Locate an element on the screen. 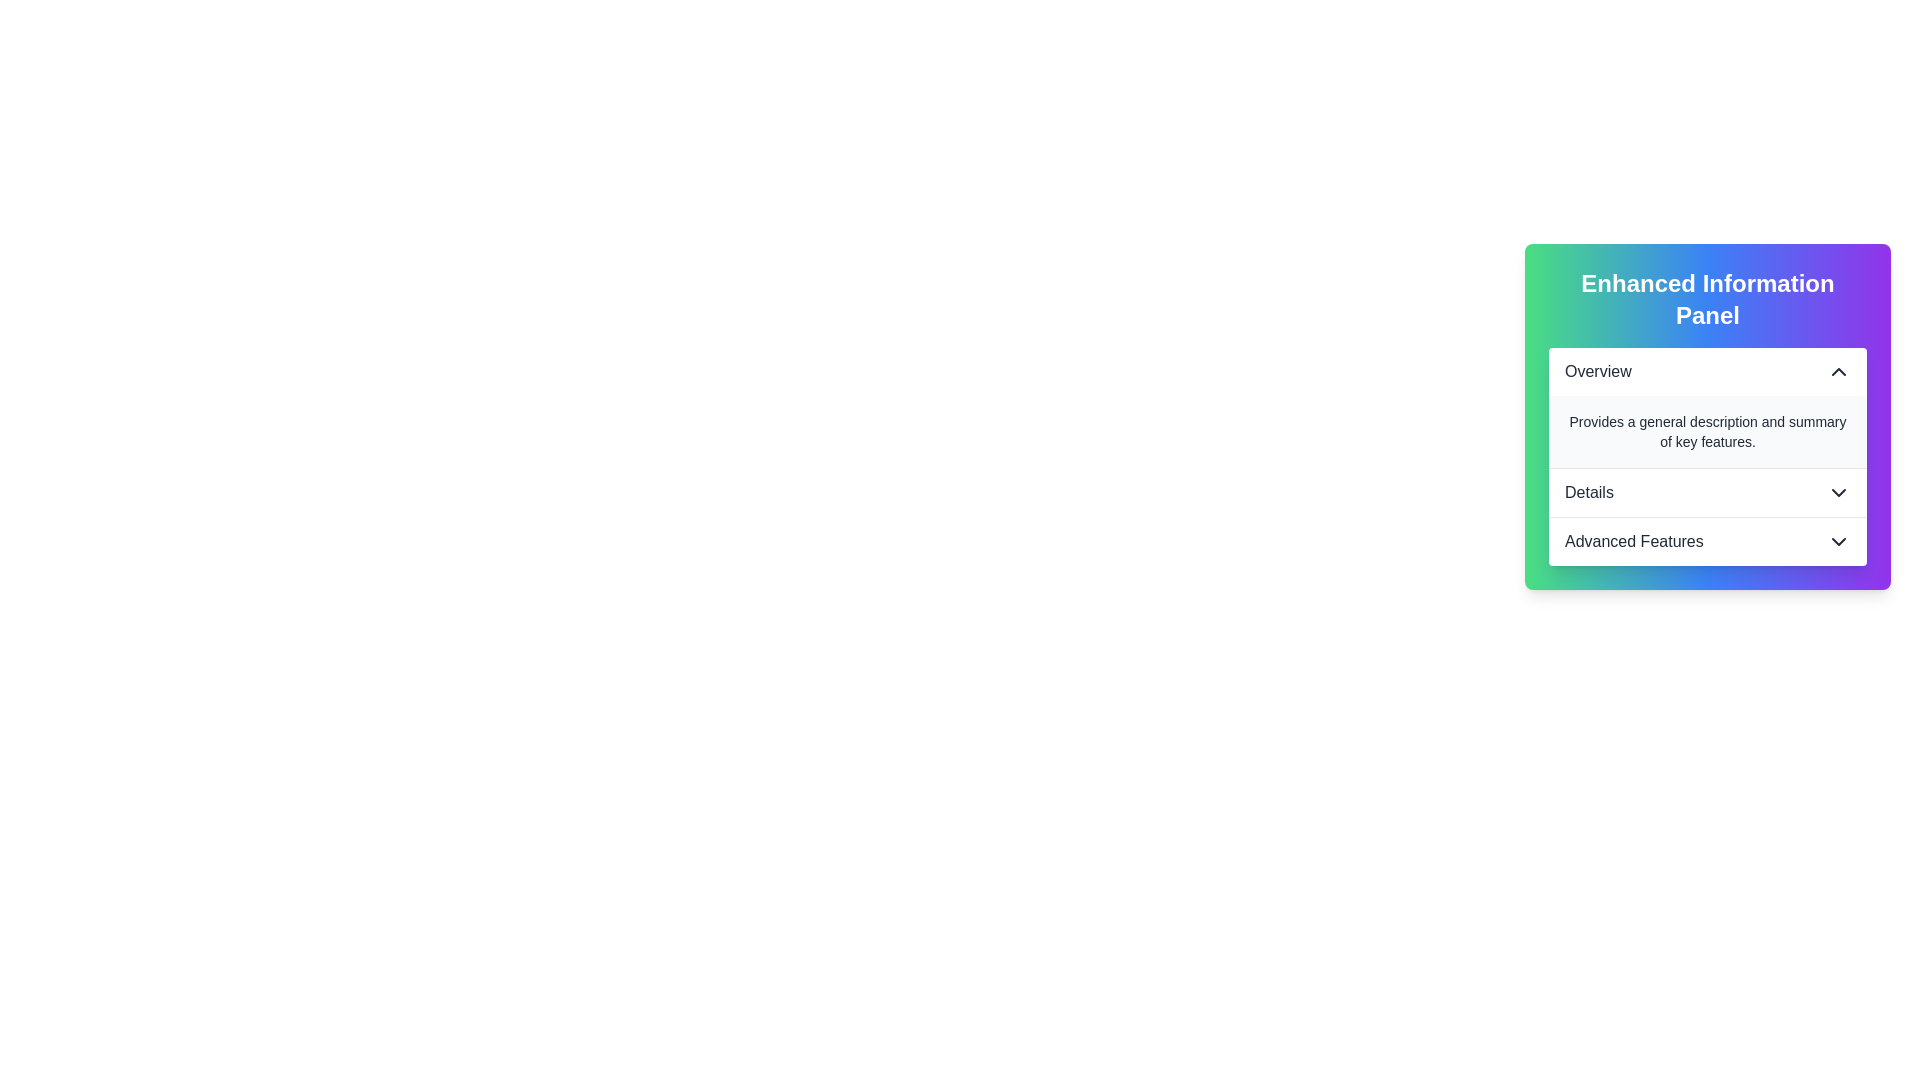  the collapsible sections of the 'Enhanced Information Panel' is located at coordinates (1707, 415).